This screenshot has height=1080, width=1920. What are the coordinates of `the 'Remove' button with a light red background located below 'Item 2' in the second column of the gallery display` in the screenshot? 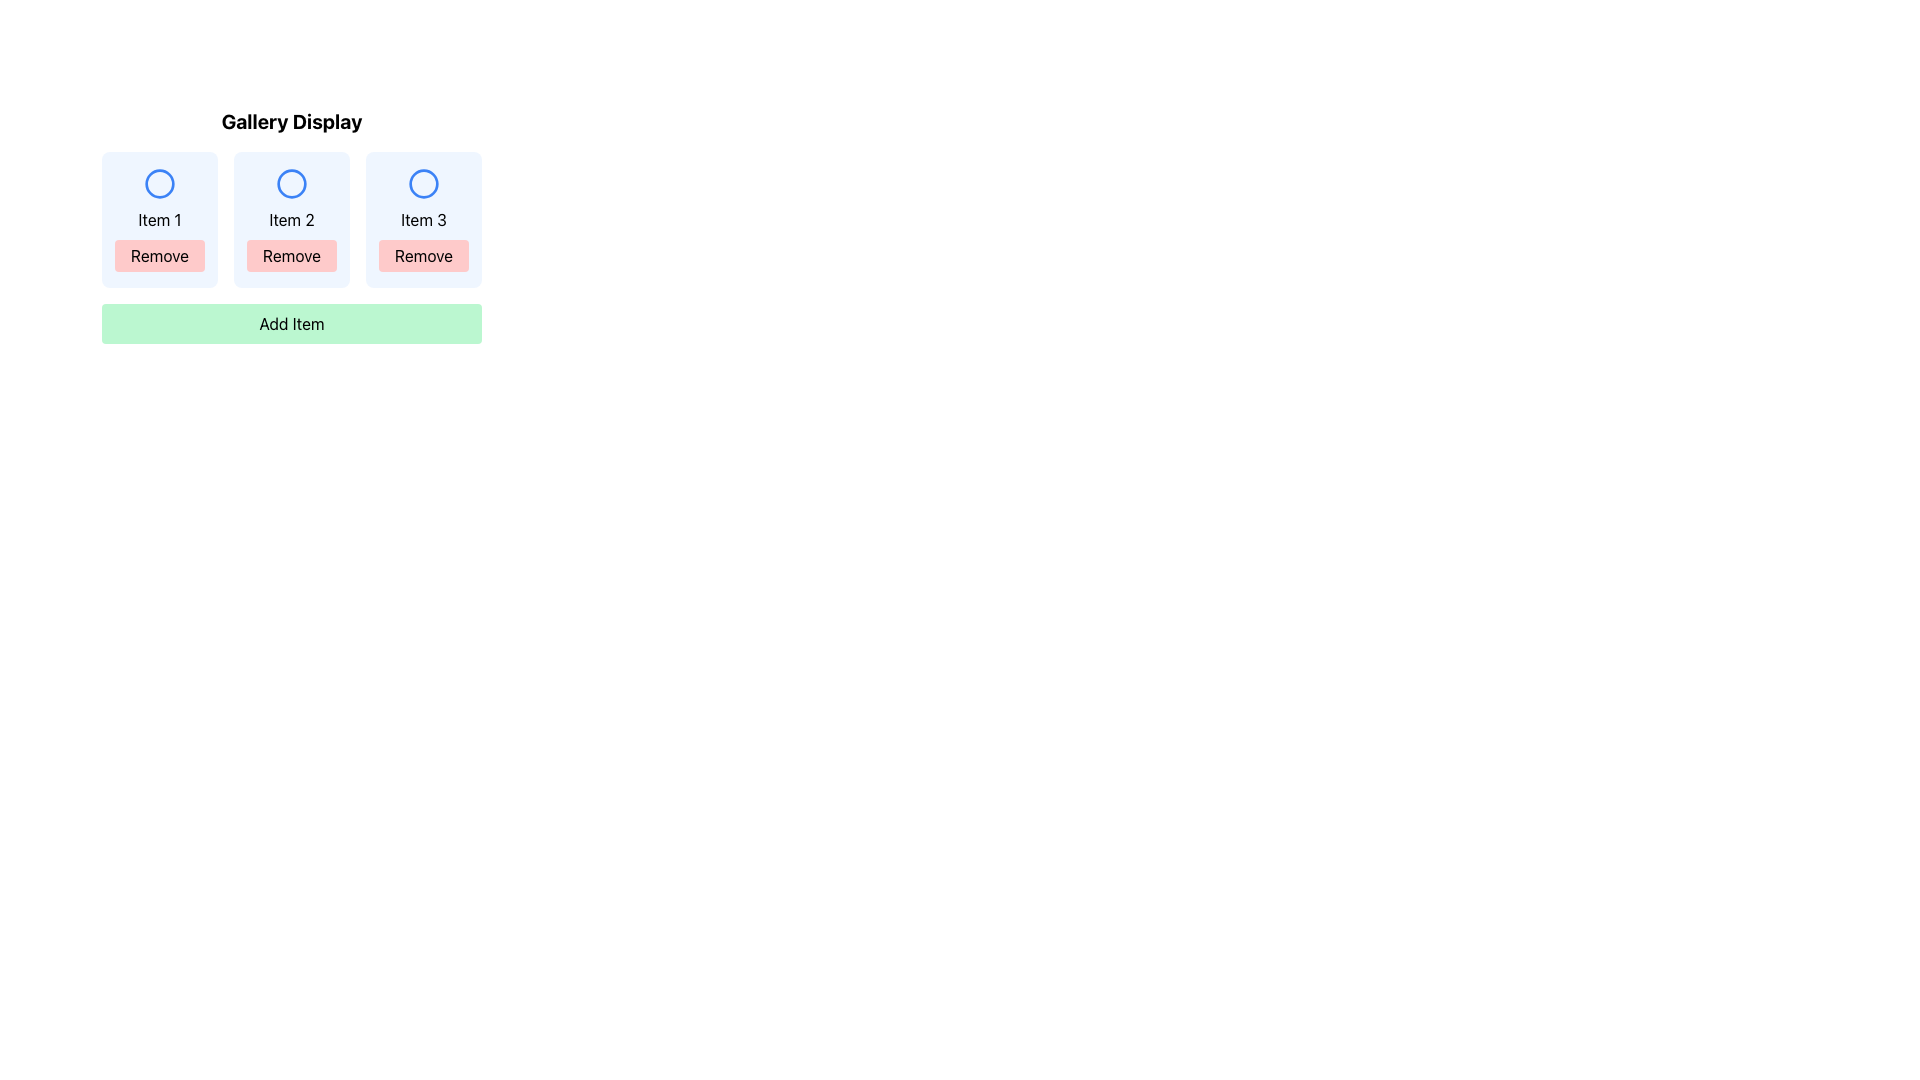 It's located at (291, 254).